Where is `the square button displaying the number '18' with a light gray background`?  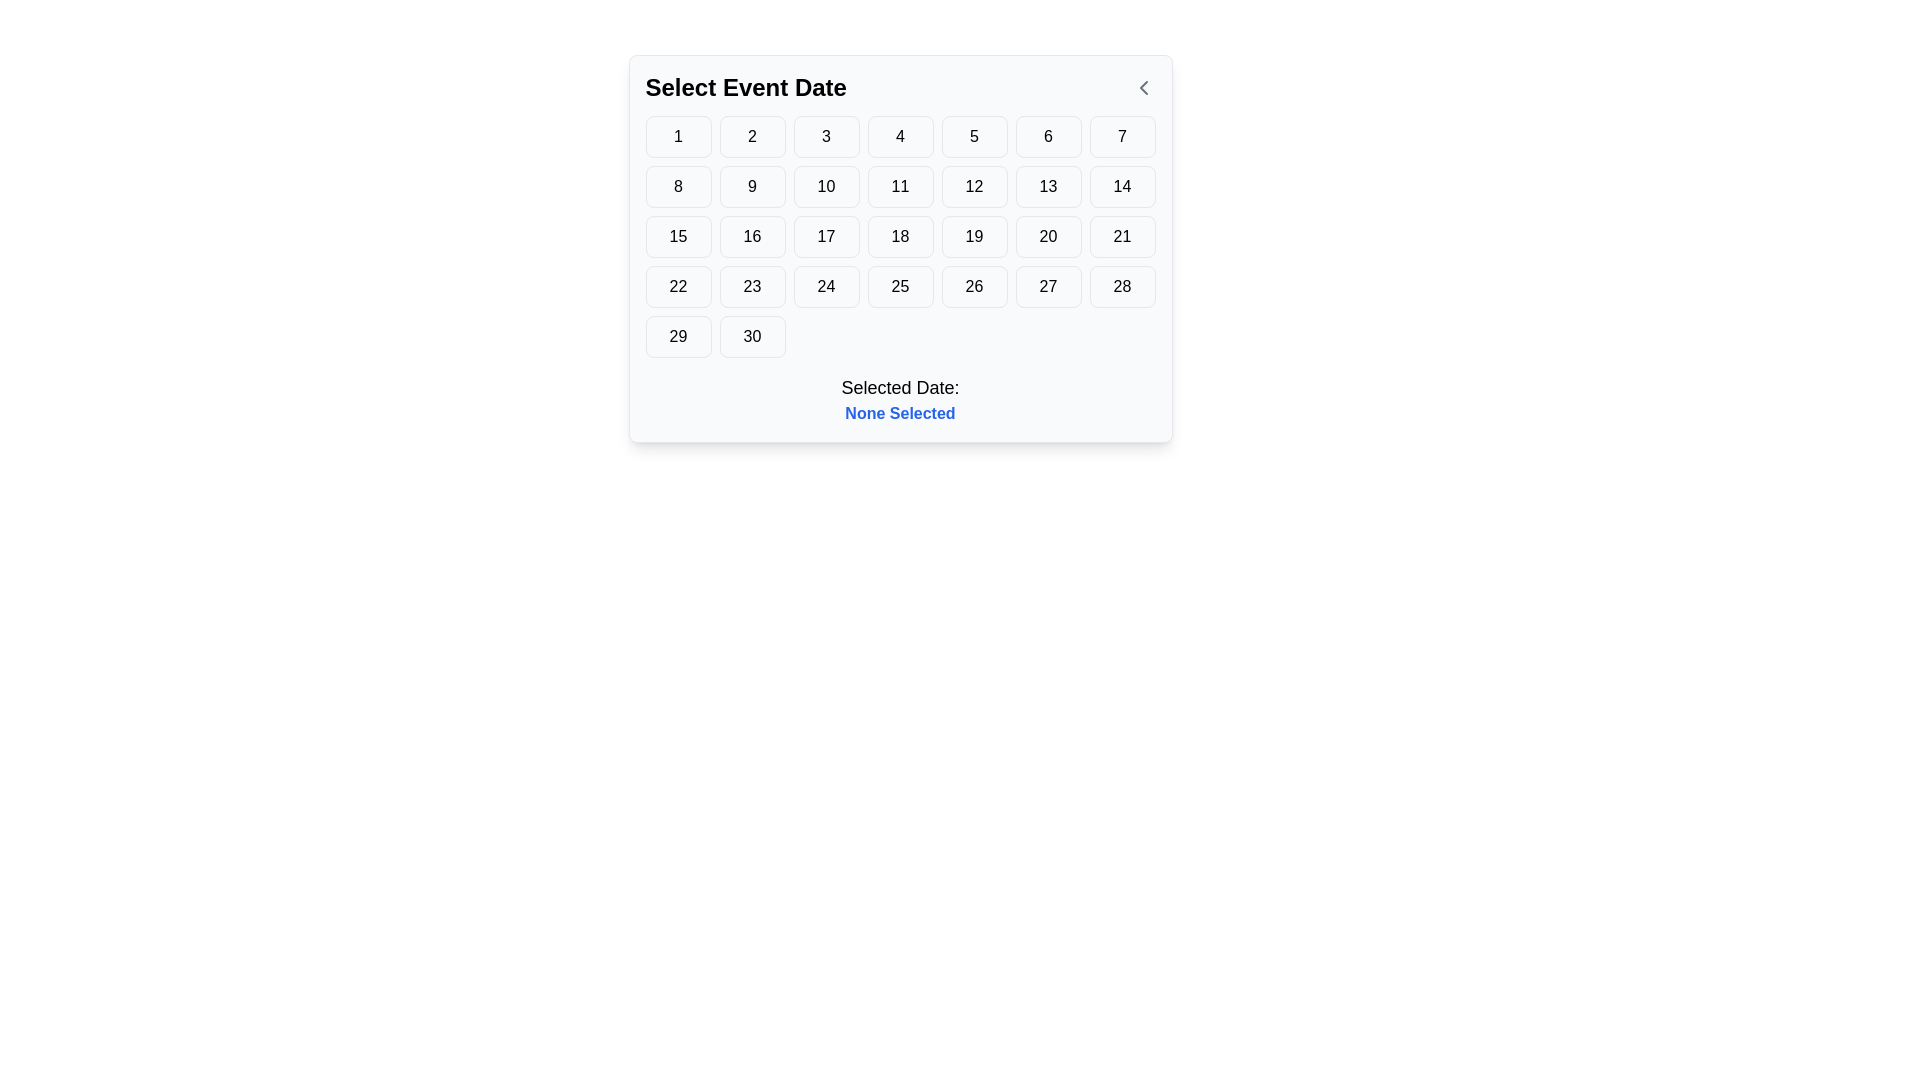
the square button displaying the number '18' with a light gray background is located at coordinates (899, 235).